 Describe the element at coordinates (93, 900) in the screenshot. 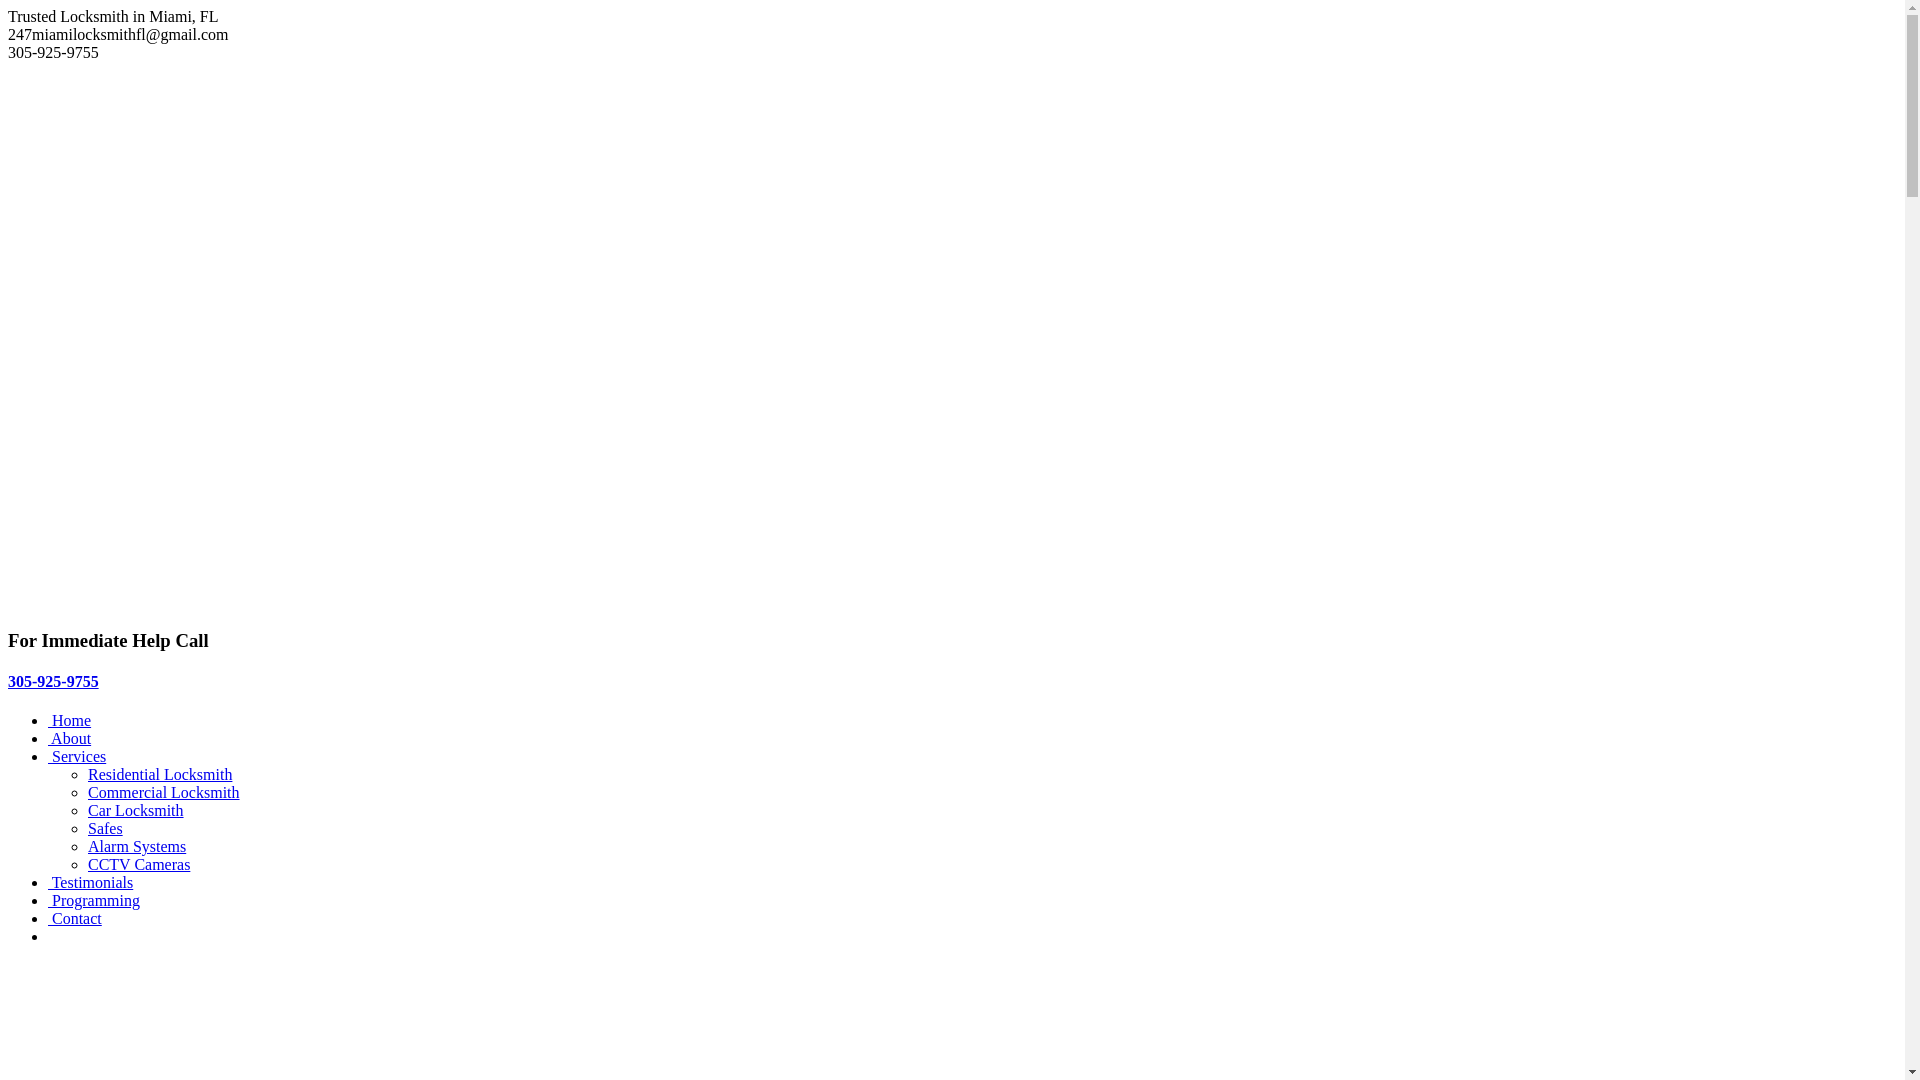

I see `' Programming'` at that location.